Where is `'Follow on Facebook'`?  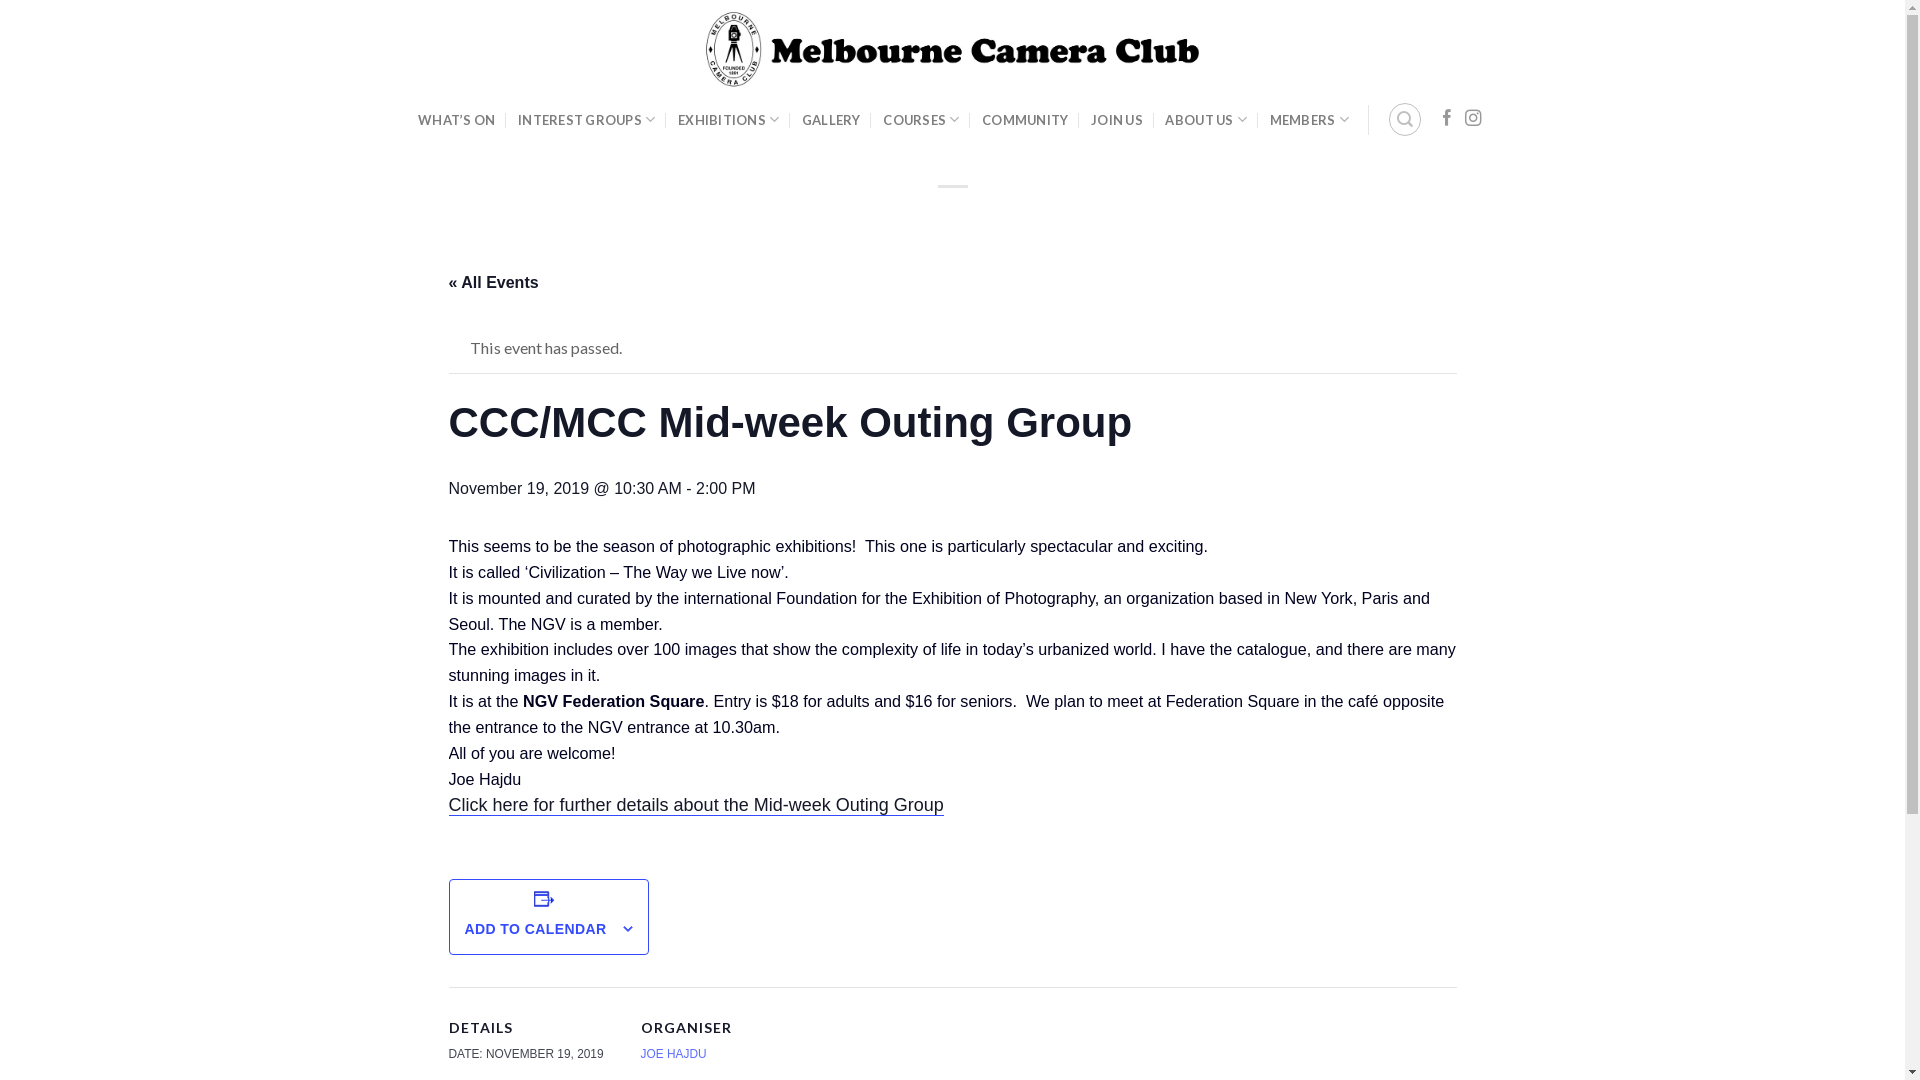
'Follow on Facebook' is located at coordinates (1446, 119).